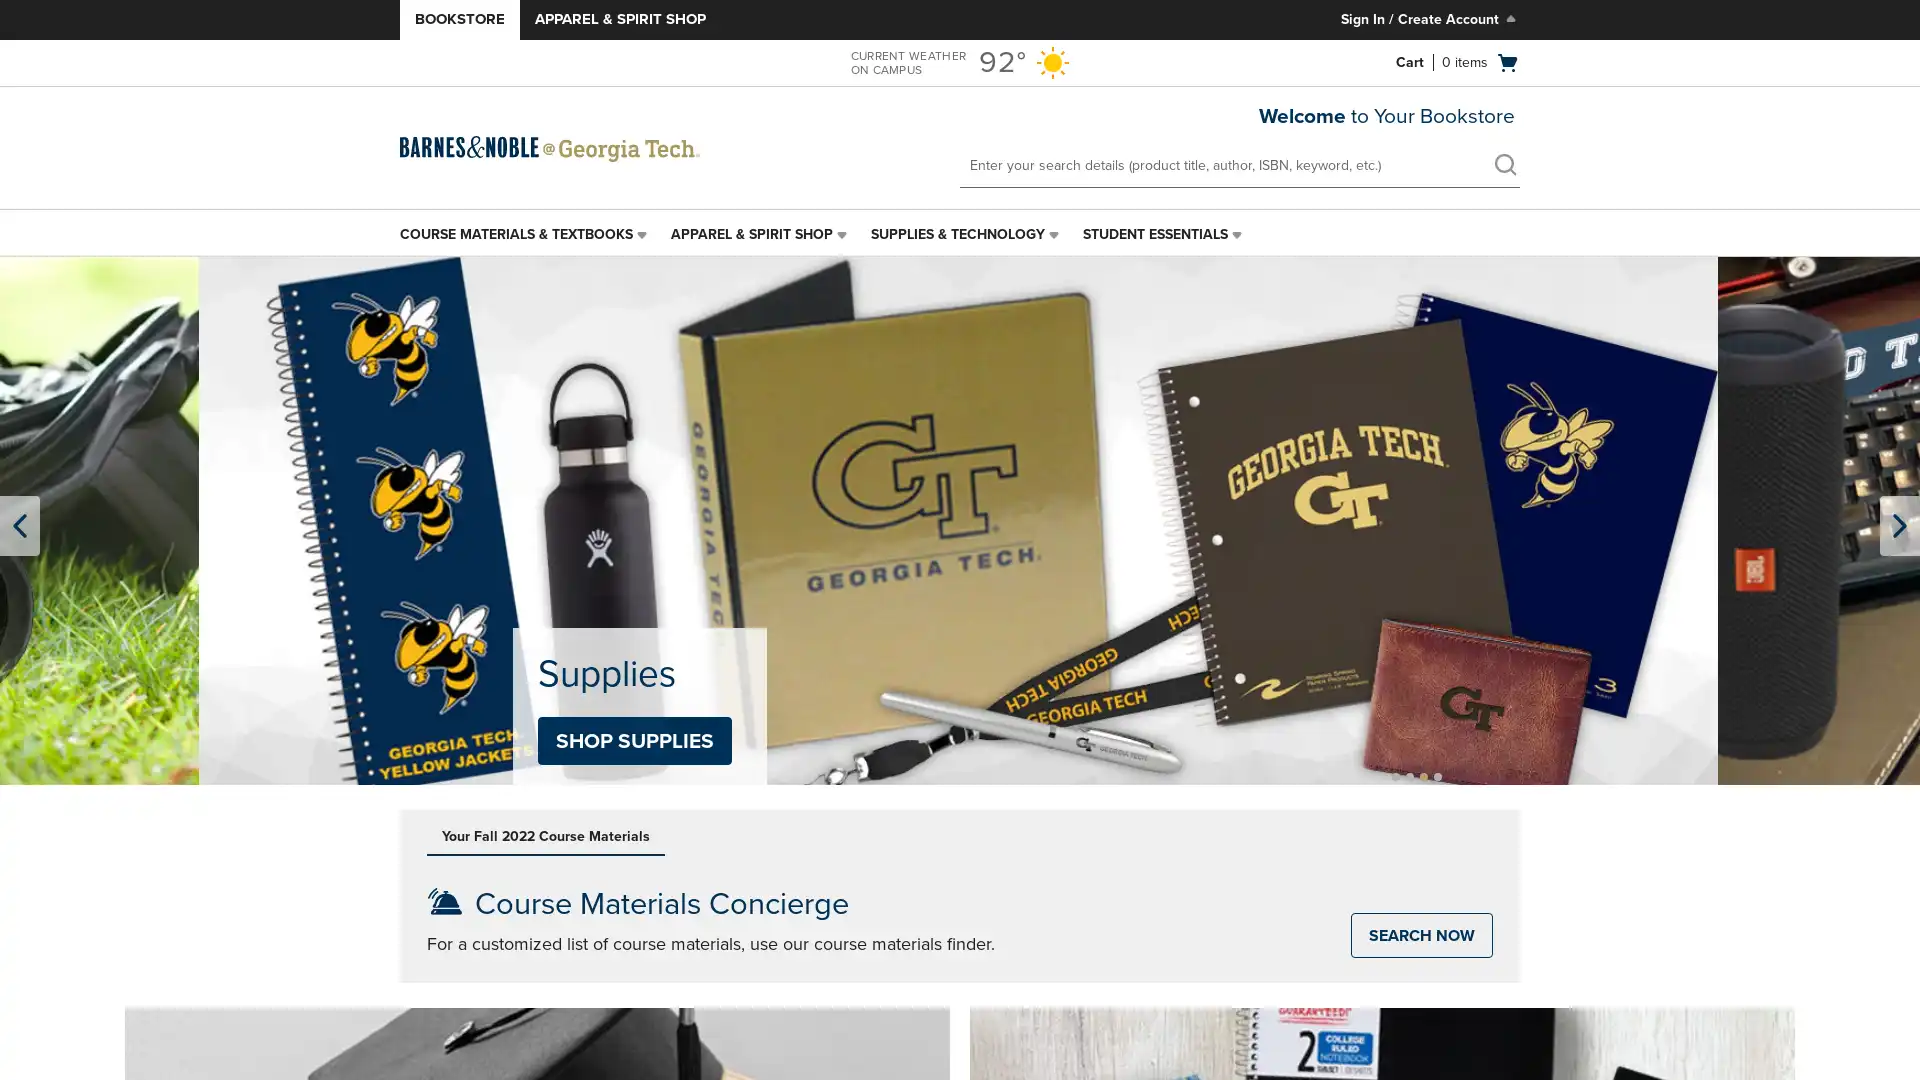  I want to click on Unselected, Slide 2, so click(1409, 775).